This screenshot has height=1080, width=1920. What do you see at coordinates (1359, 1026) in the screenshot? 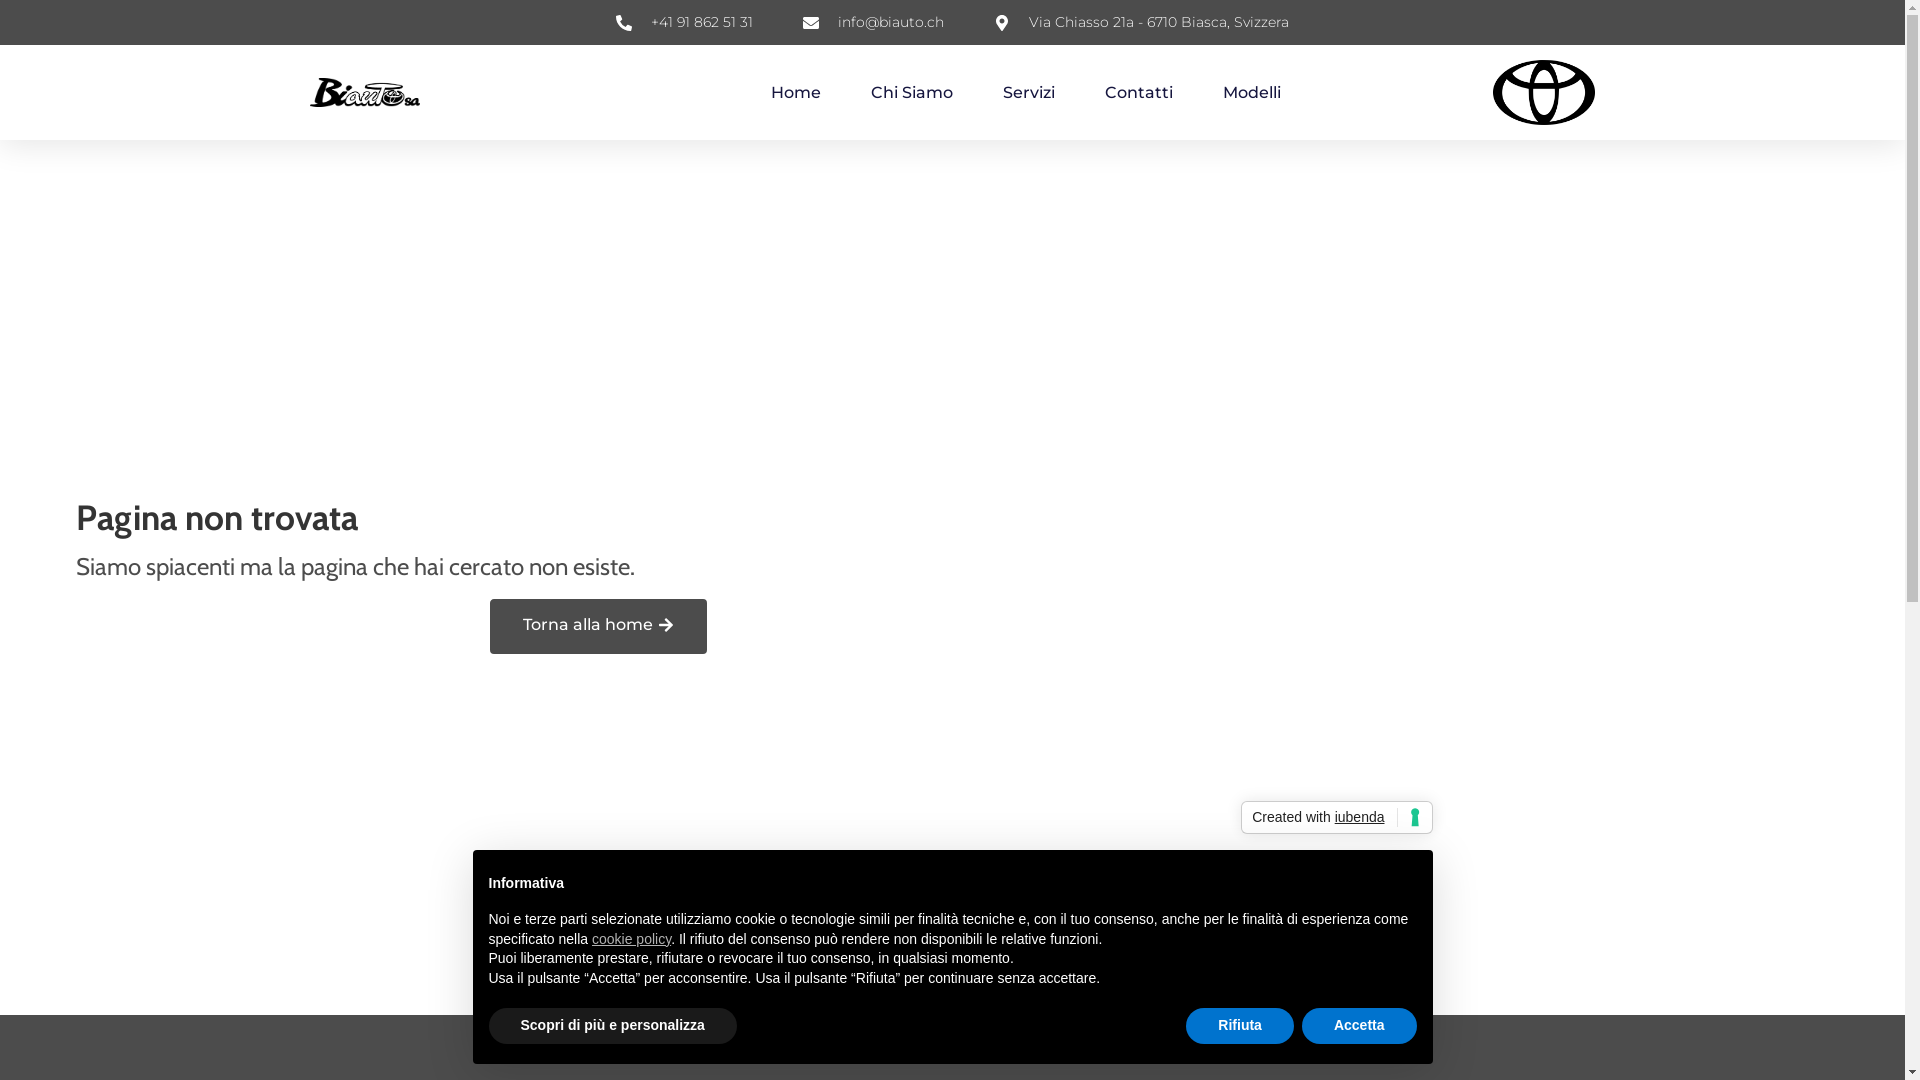
I see `'Accetta'` at bounding box center [1359, 1026].